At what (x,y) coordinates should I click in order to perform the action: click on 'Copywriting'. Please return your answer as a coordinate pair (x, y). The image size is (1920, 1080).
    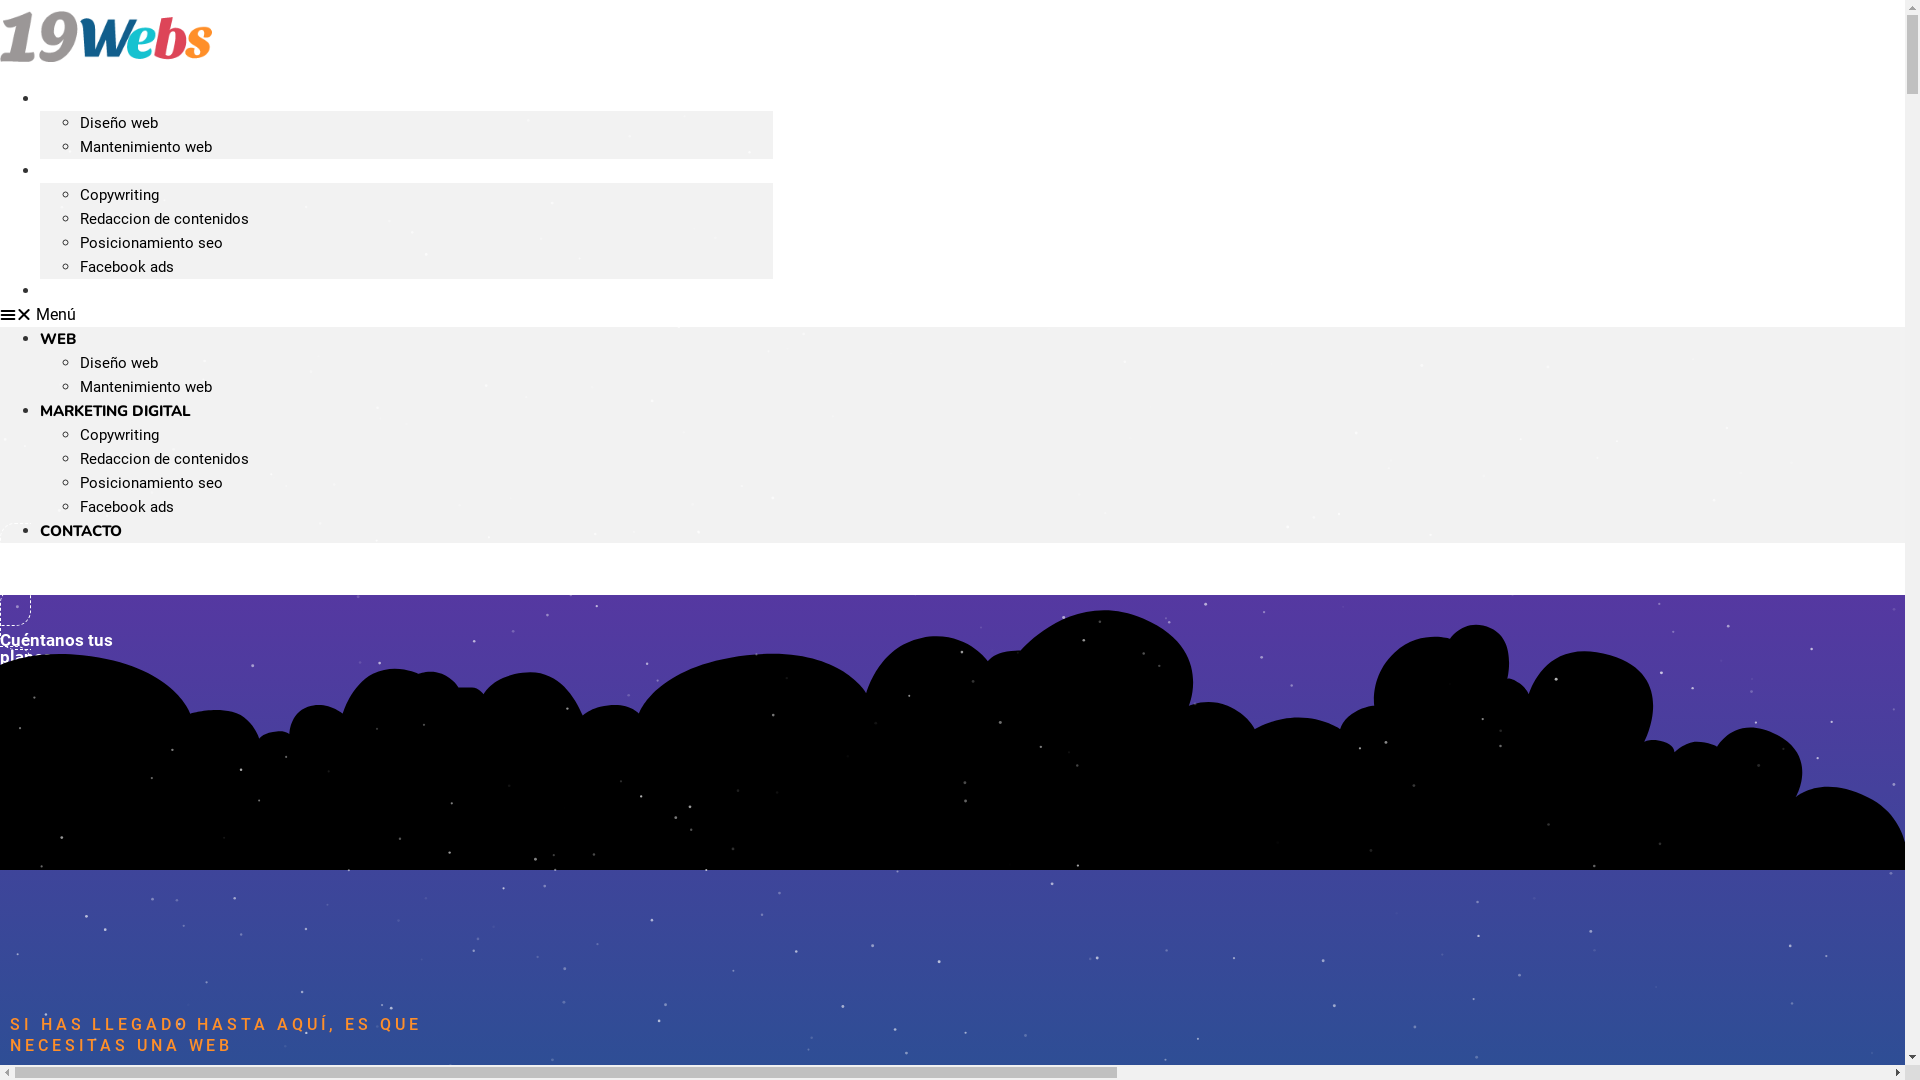
    Looking at the image, I should click on (118, 195).